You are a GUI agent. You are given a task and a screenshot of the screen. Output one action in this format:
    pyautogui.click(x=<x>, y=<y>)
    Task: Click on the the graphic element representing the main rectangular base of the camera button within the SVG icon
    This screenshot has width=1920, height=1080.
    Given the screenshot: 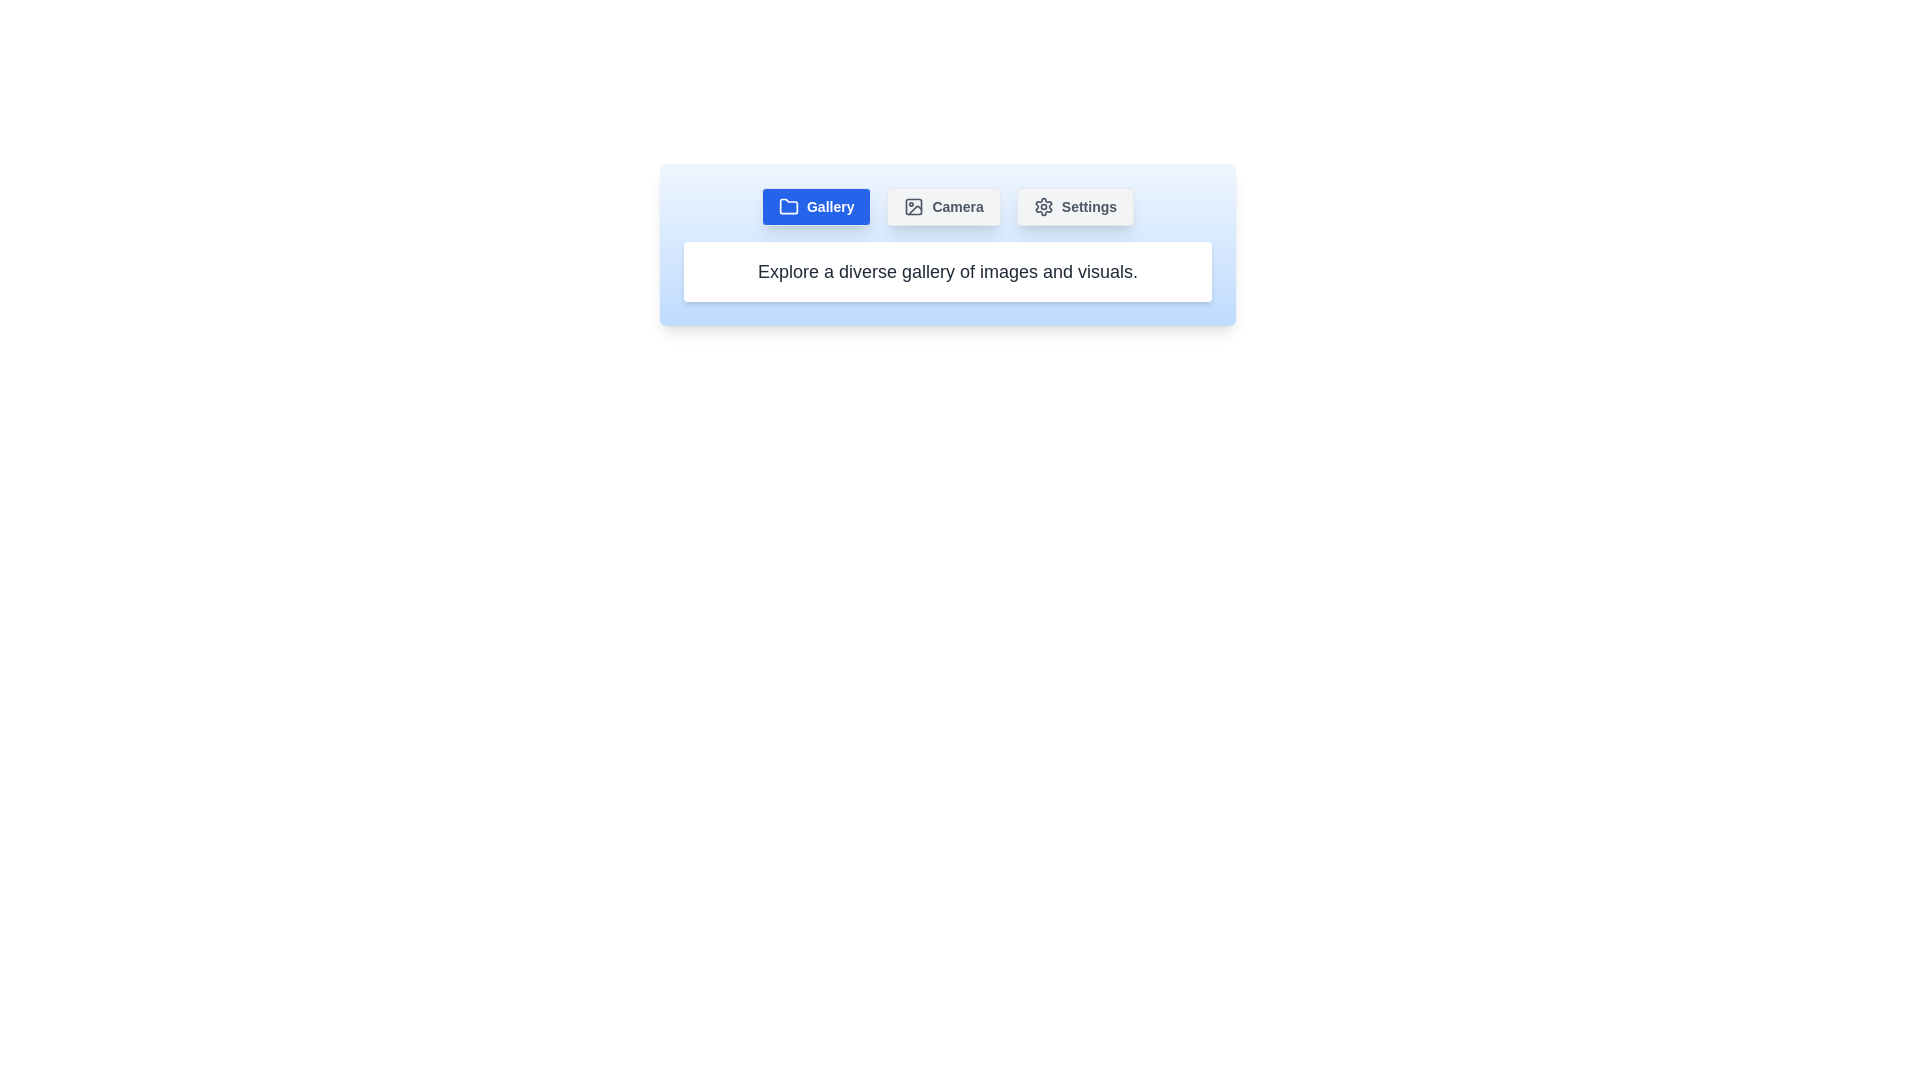 What is the action you would take?
    pyautogui.click(x=913, y=207)
    